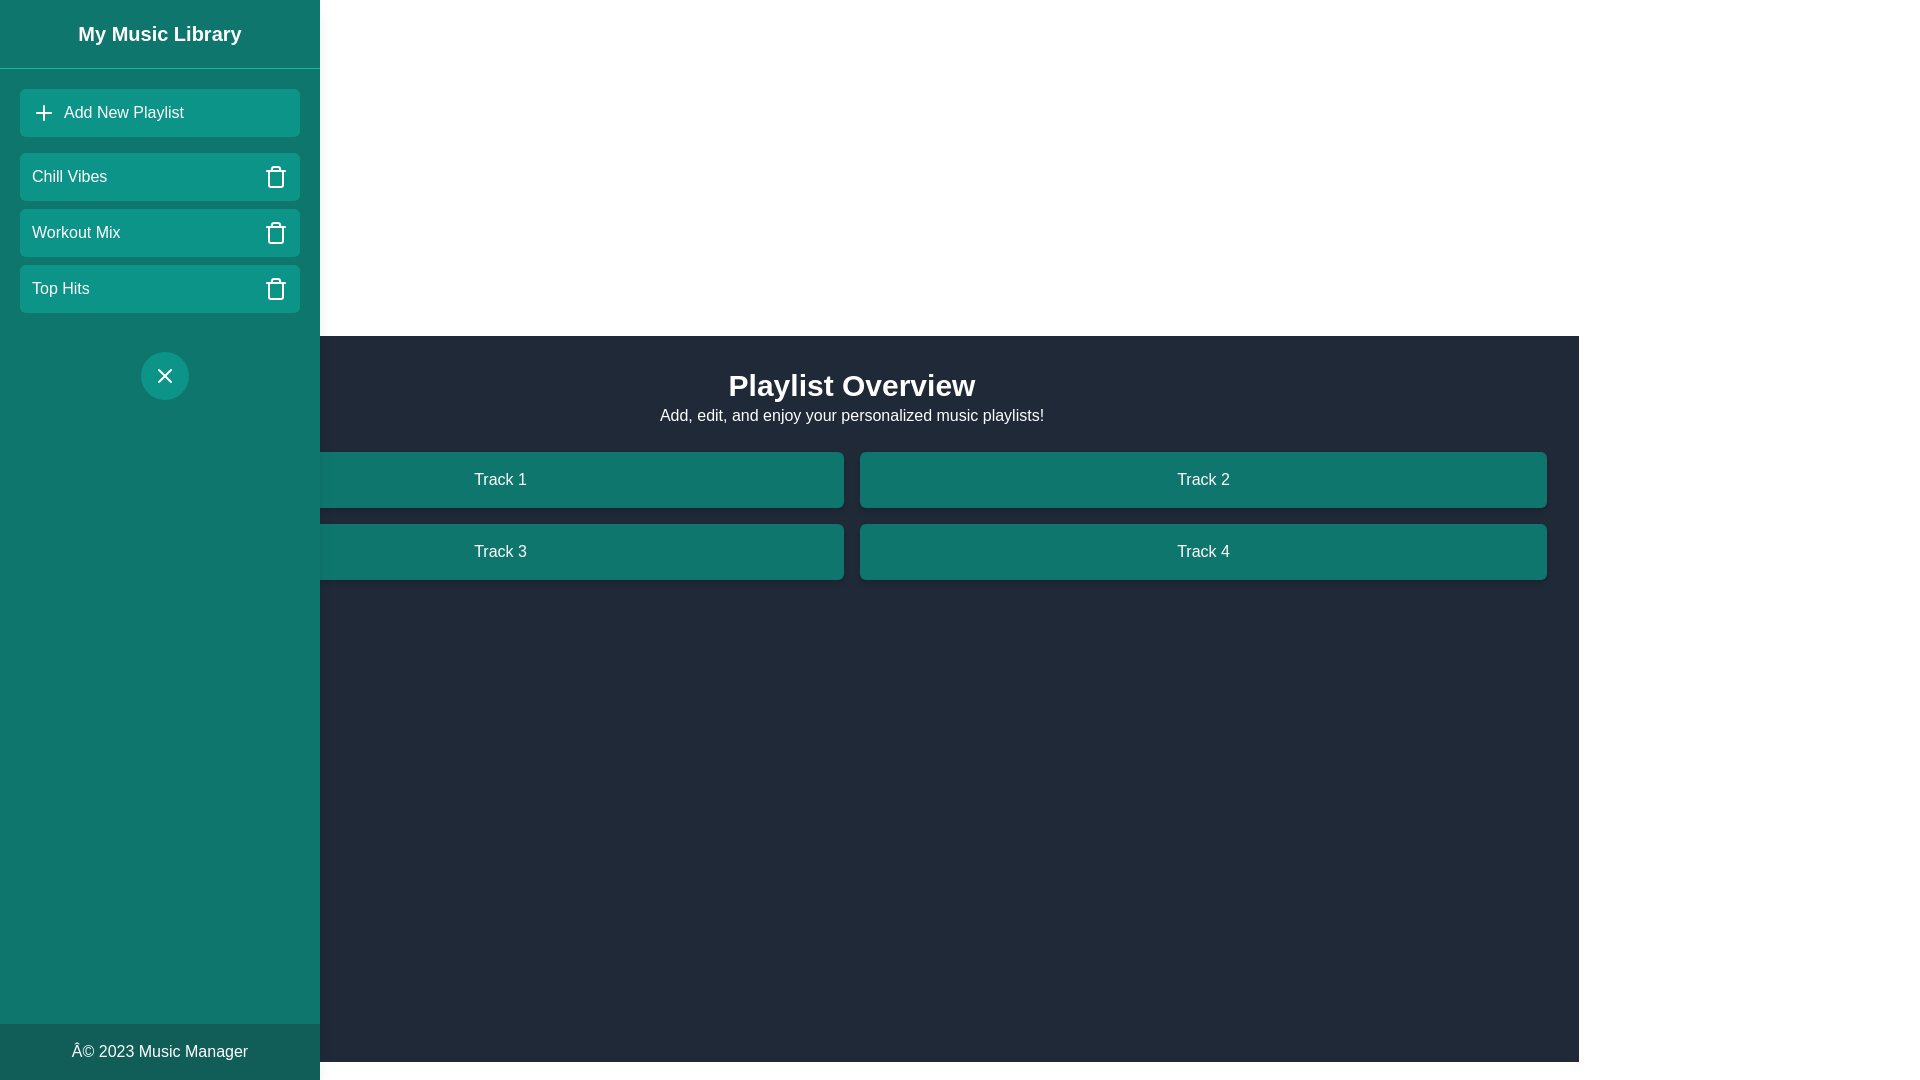 Image resolution: width=1920 pixels, height=1080 pixels. What do you see at coordinates (851, 385) in the screenshot?
I see `the text heading 'Playlist Overview', which is bold, large, and centered at the top of the content area on a dark background` at bounding box center [851, 385].